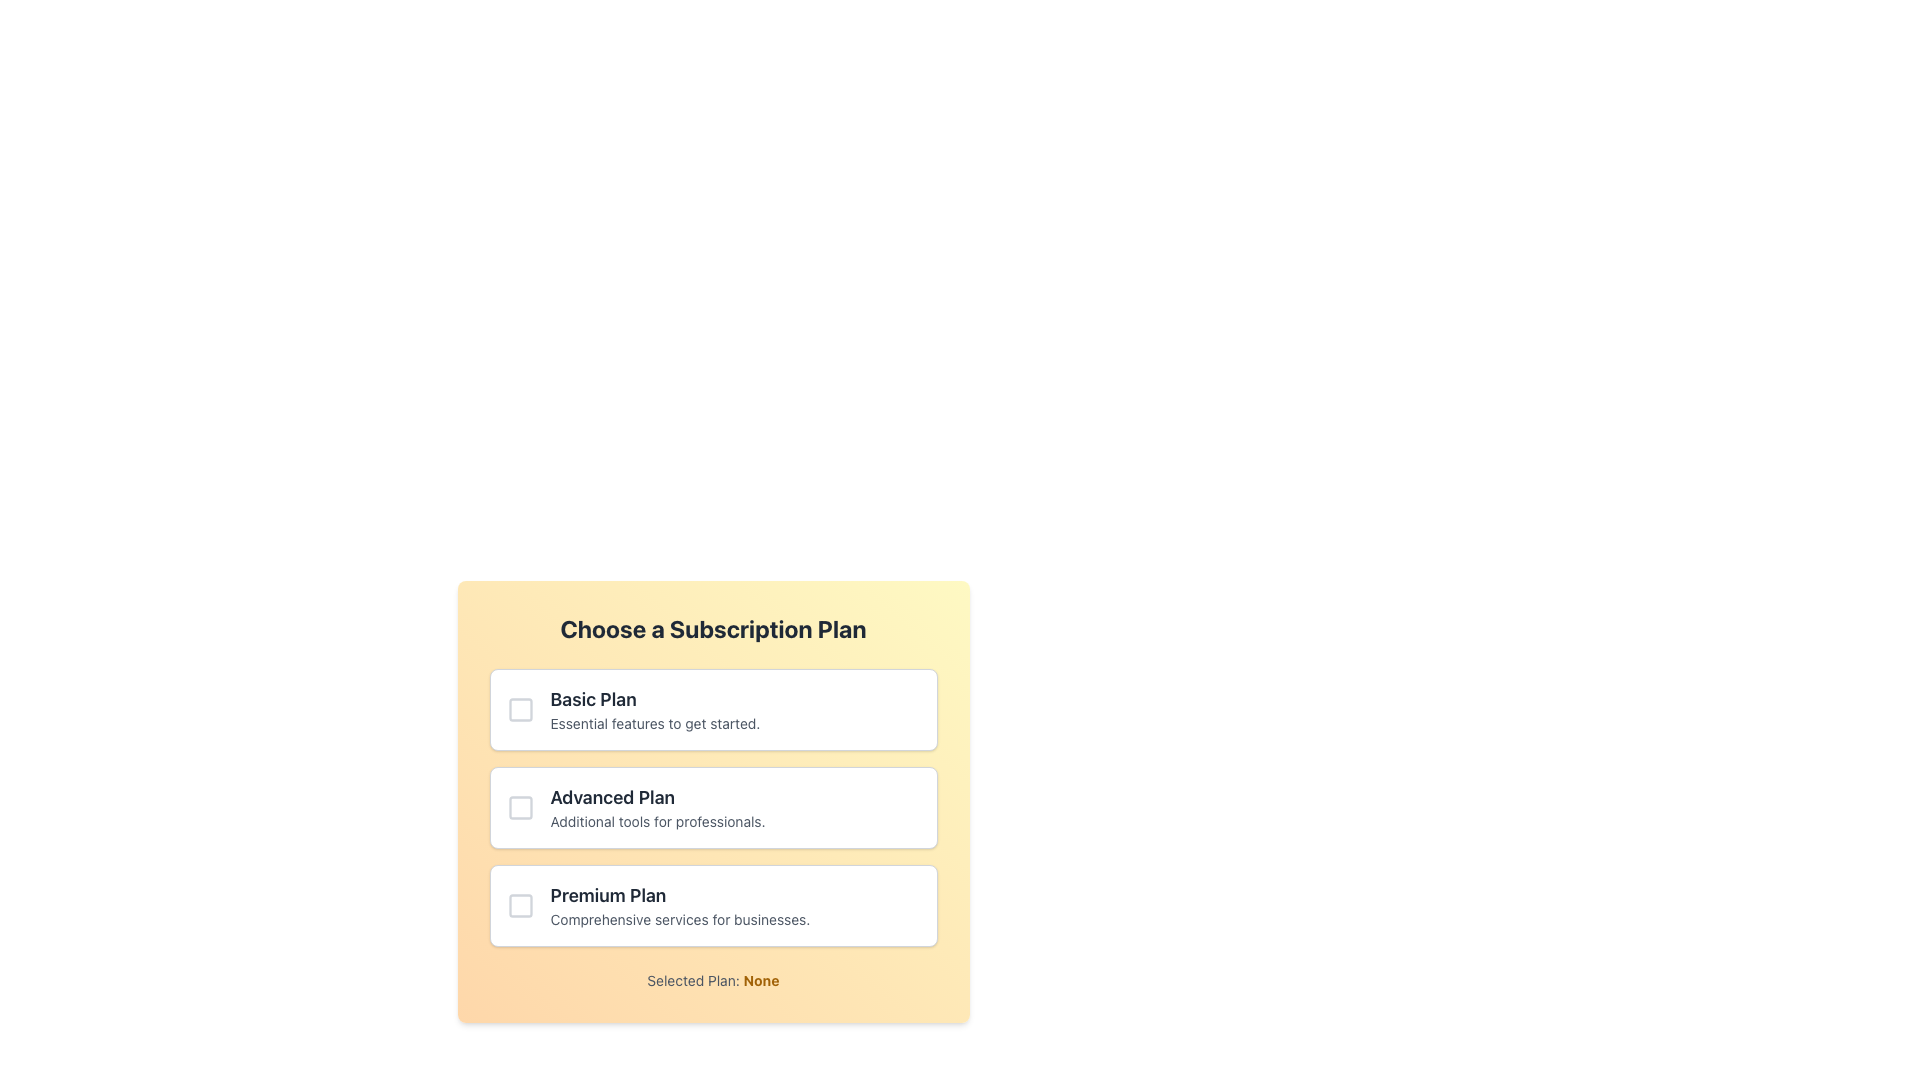 Image resolution: width=1920 pixels, height=1080 pixels. What do you see at coordinates (713, 979) in the screenshot?
I see `text from the Text Display that states 'Selected Plan: None', which is located at the bottom of the subscription plan card` at bounding box center [713, 979].